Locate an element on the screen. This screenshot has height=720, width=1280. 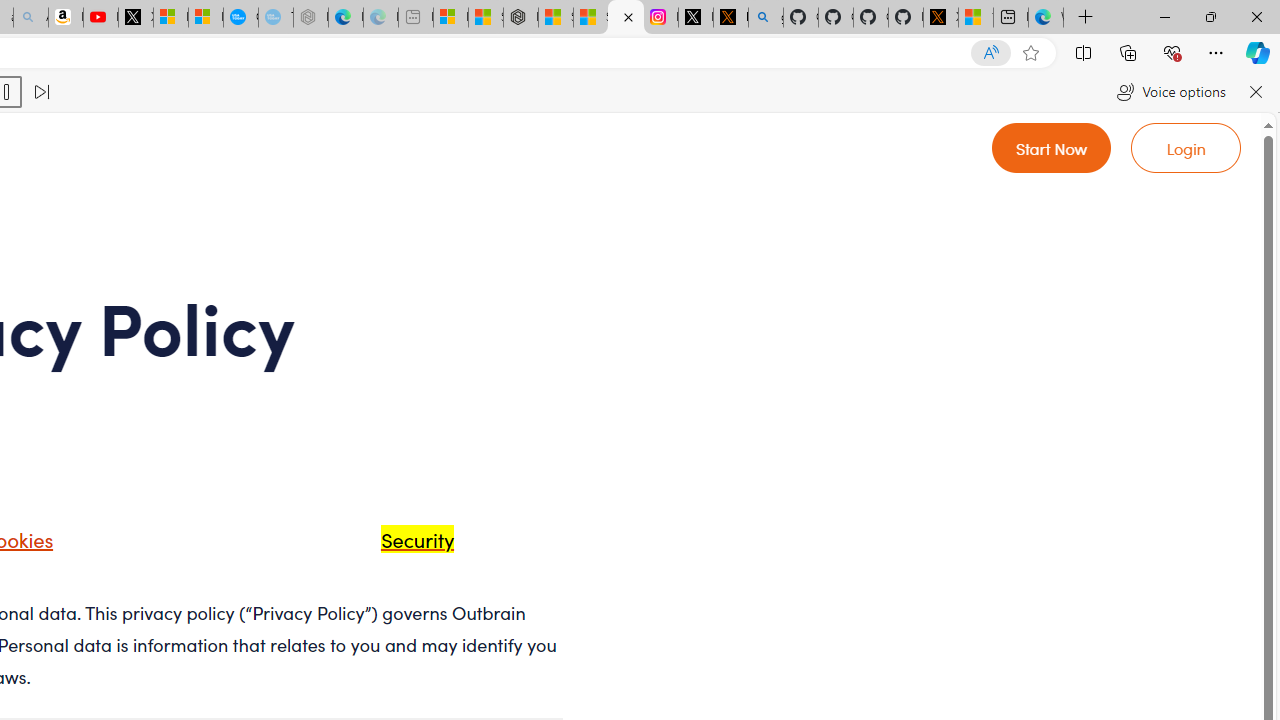
'Read next paragraph' is located at coordinates (40, 92).